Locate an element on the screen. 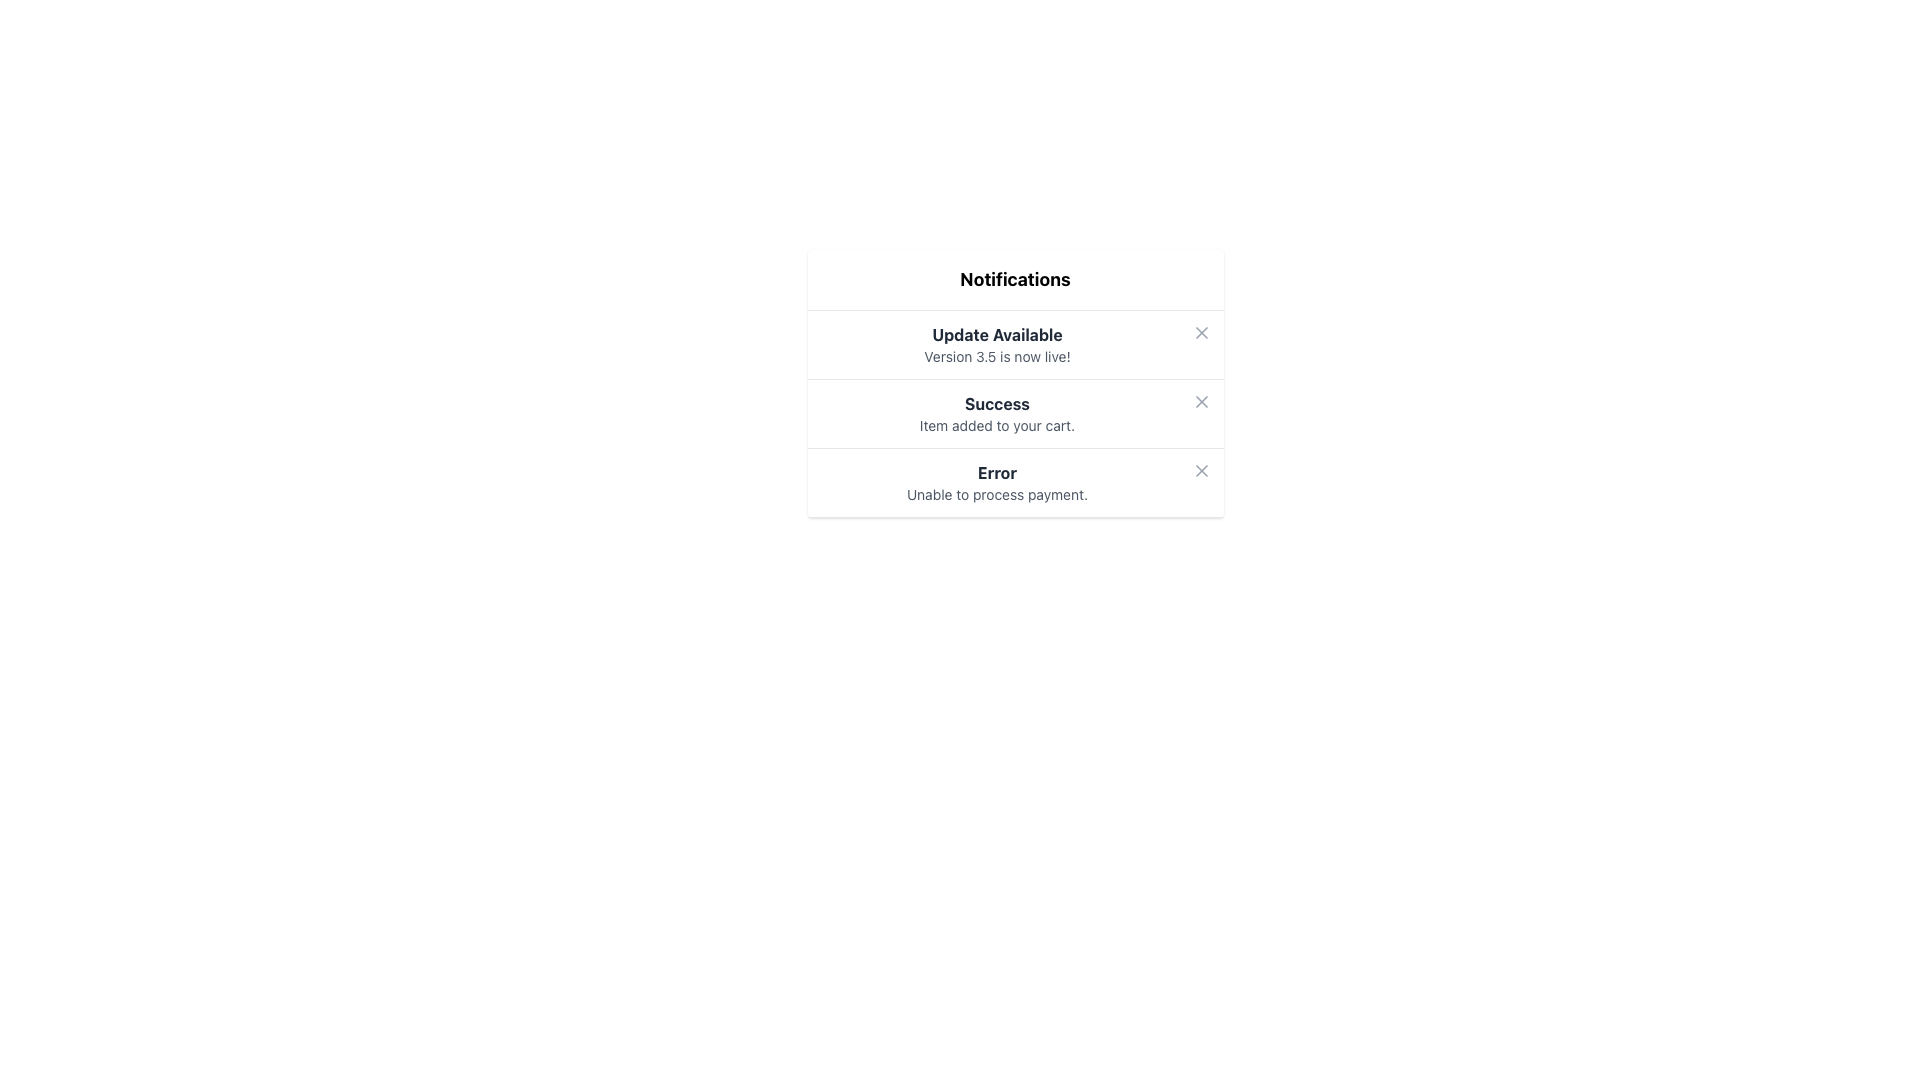  the dismiss button located on the far-right side of the 'Update Available' notification is located at coordinates (1200, 331).